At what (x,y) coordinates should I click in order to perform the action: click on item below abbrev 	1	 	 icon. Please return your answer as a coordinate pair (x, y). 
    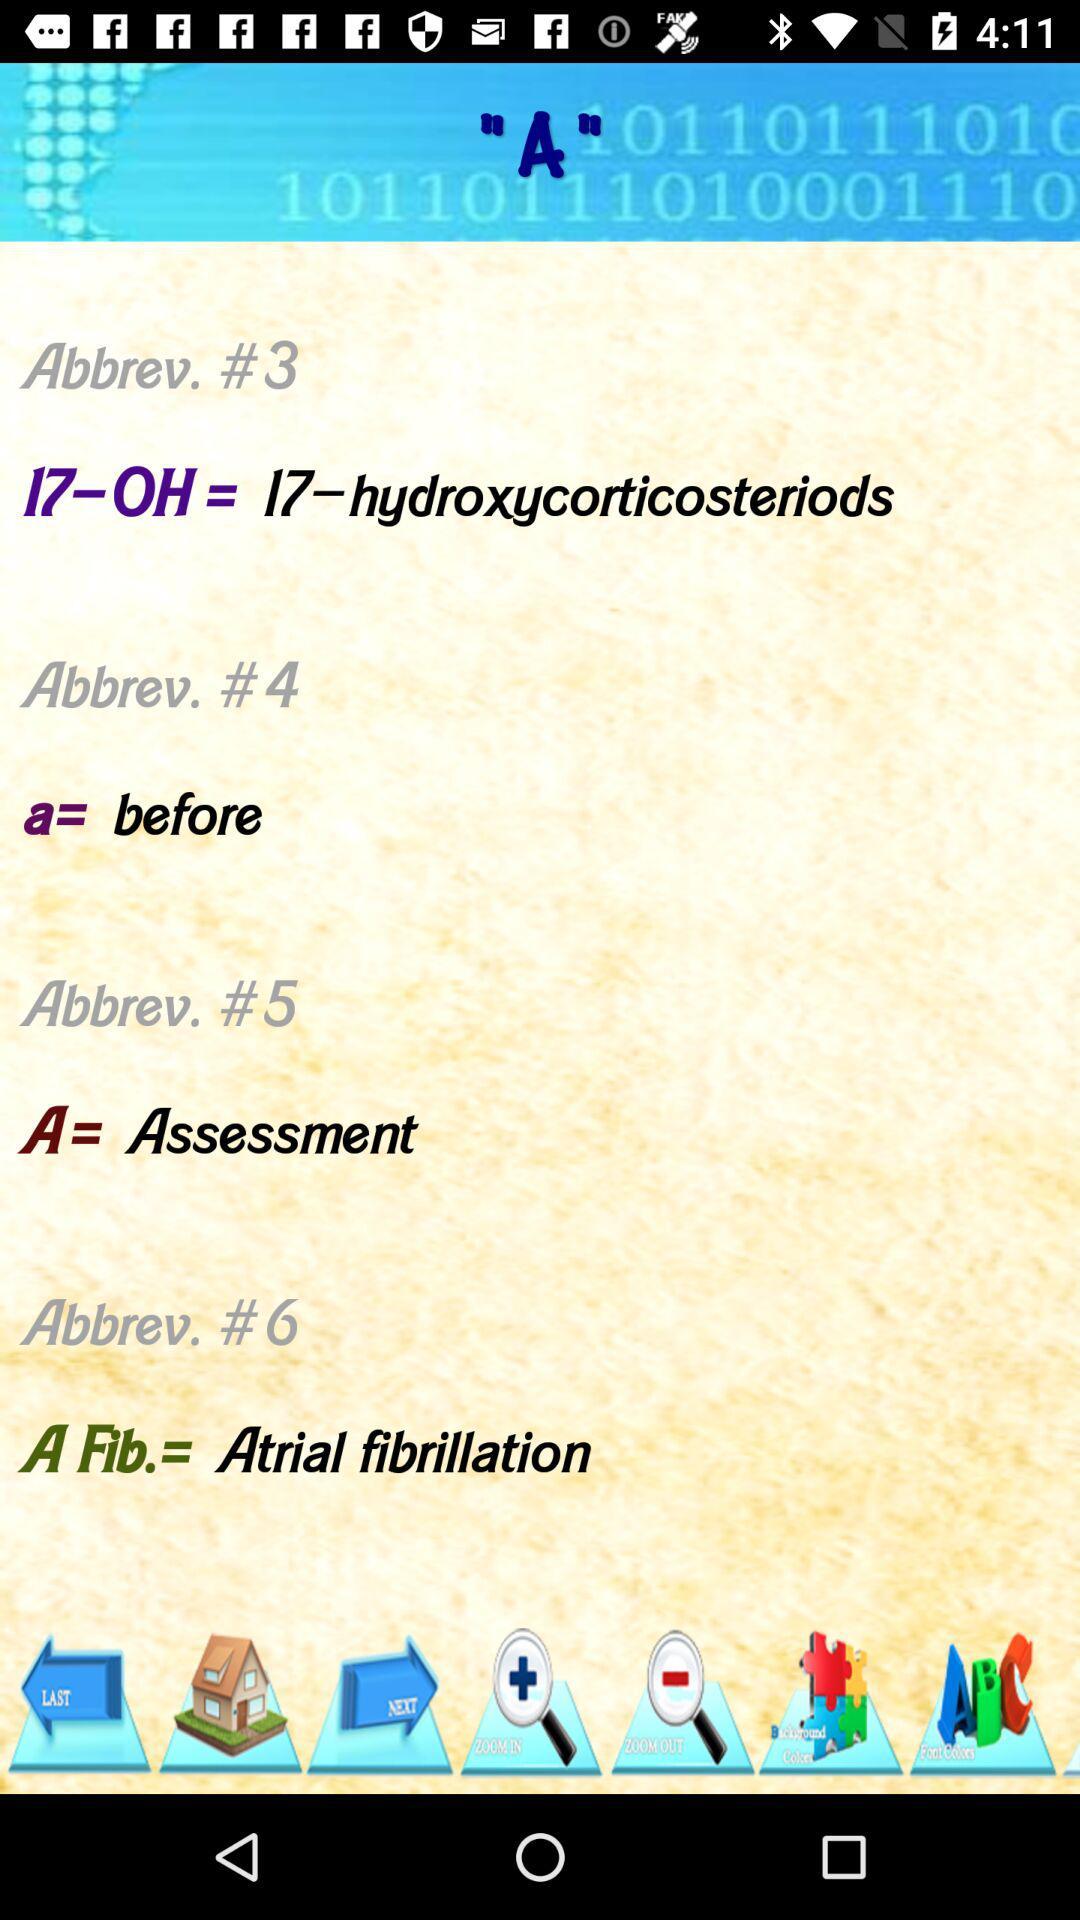
    Looking at the image, I should click on (529, 1702).